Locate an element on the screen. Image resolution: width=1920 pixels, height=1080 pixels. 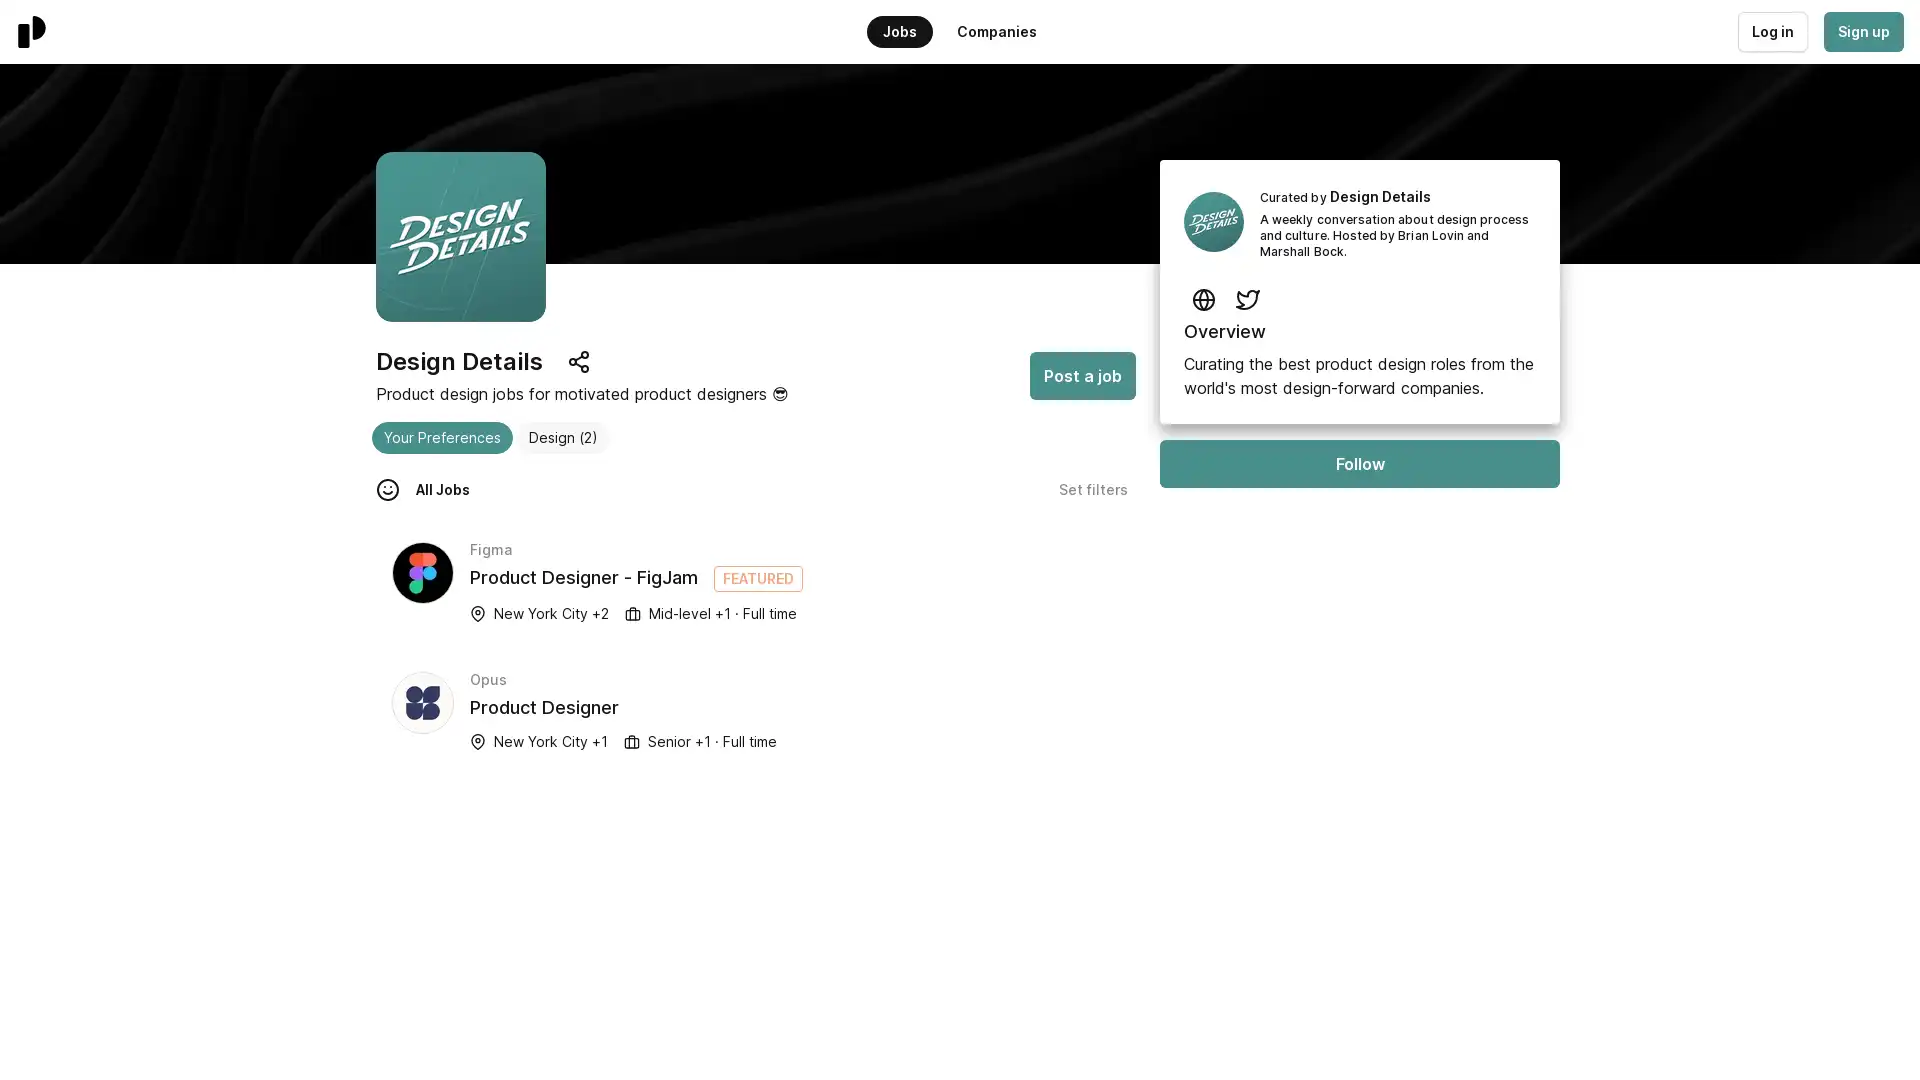
Log in is located at coordinates (1771, 31).